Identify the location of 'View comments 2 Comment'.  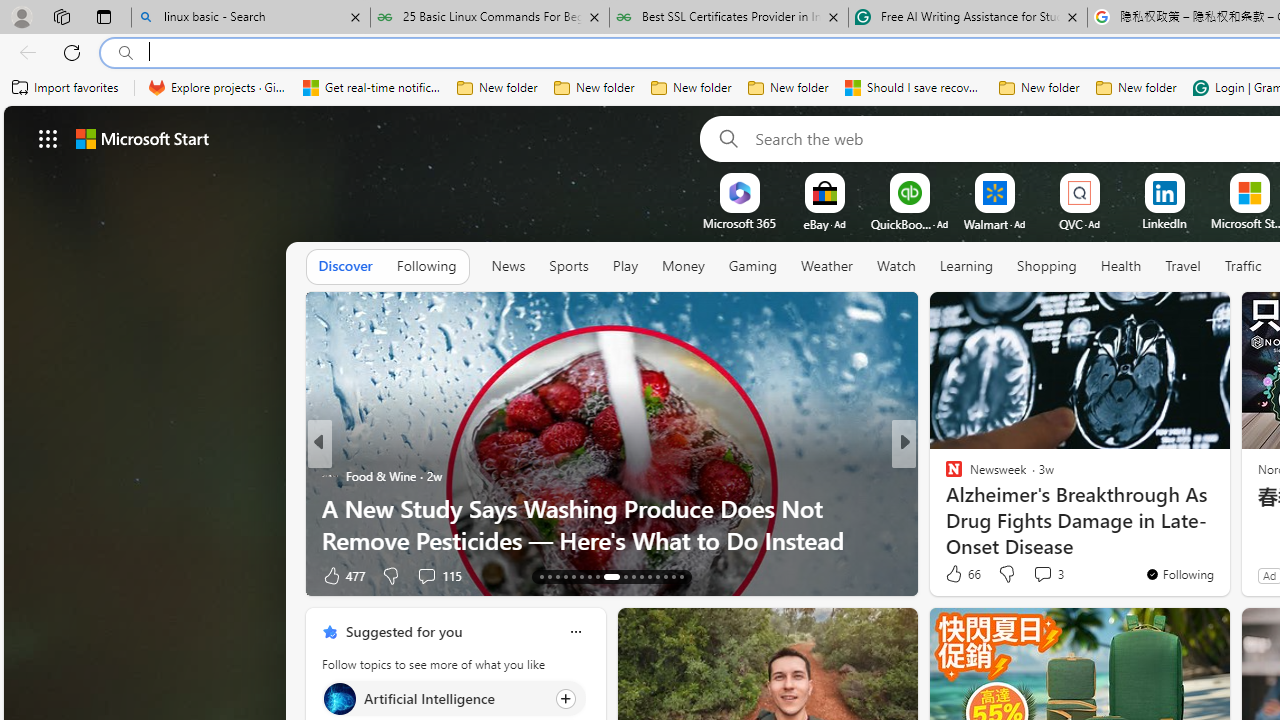
(1036, 575).